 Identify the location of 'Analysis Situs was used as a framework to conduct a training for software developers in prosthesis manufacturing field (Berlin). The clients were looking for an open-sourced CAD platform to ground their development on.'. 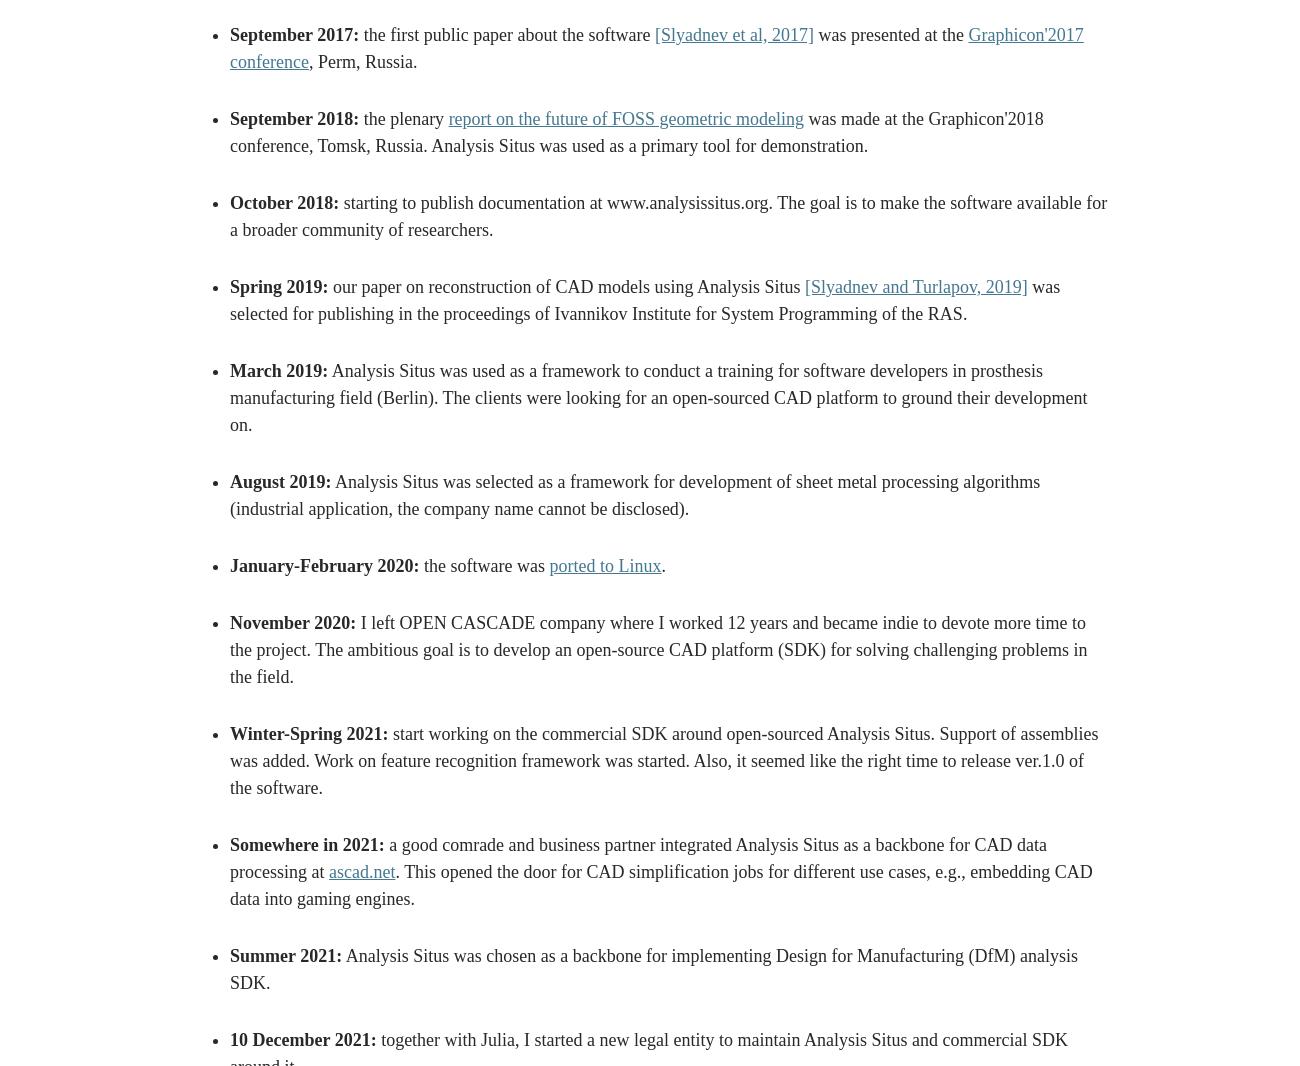
(228, 398).